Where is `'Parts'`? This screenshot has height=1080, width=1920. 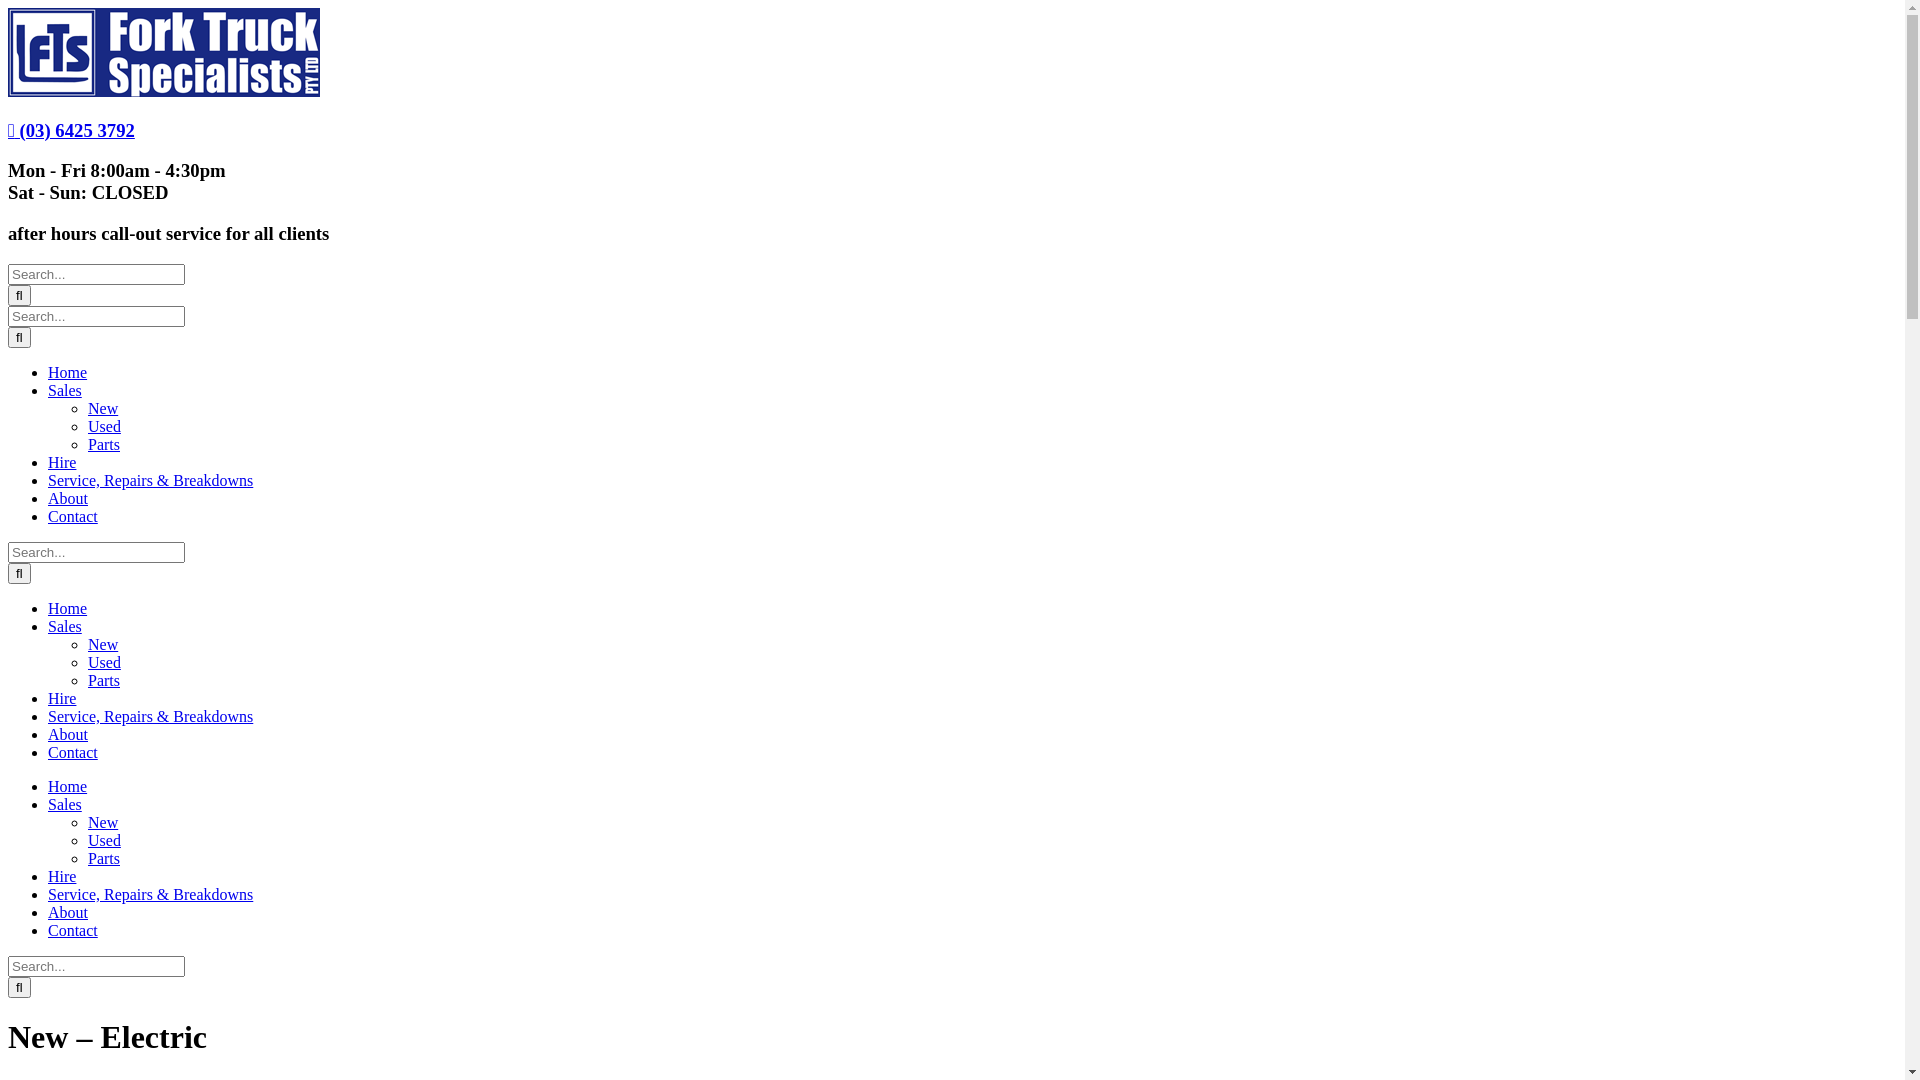 'Parts' is located at coordinates (86, 443).